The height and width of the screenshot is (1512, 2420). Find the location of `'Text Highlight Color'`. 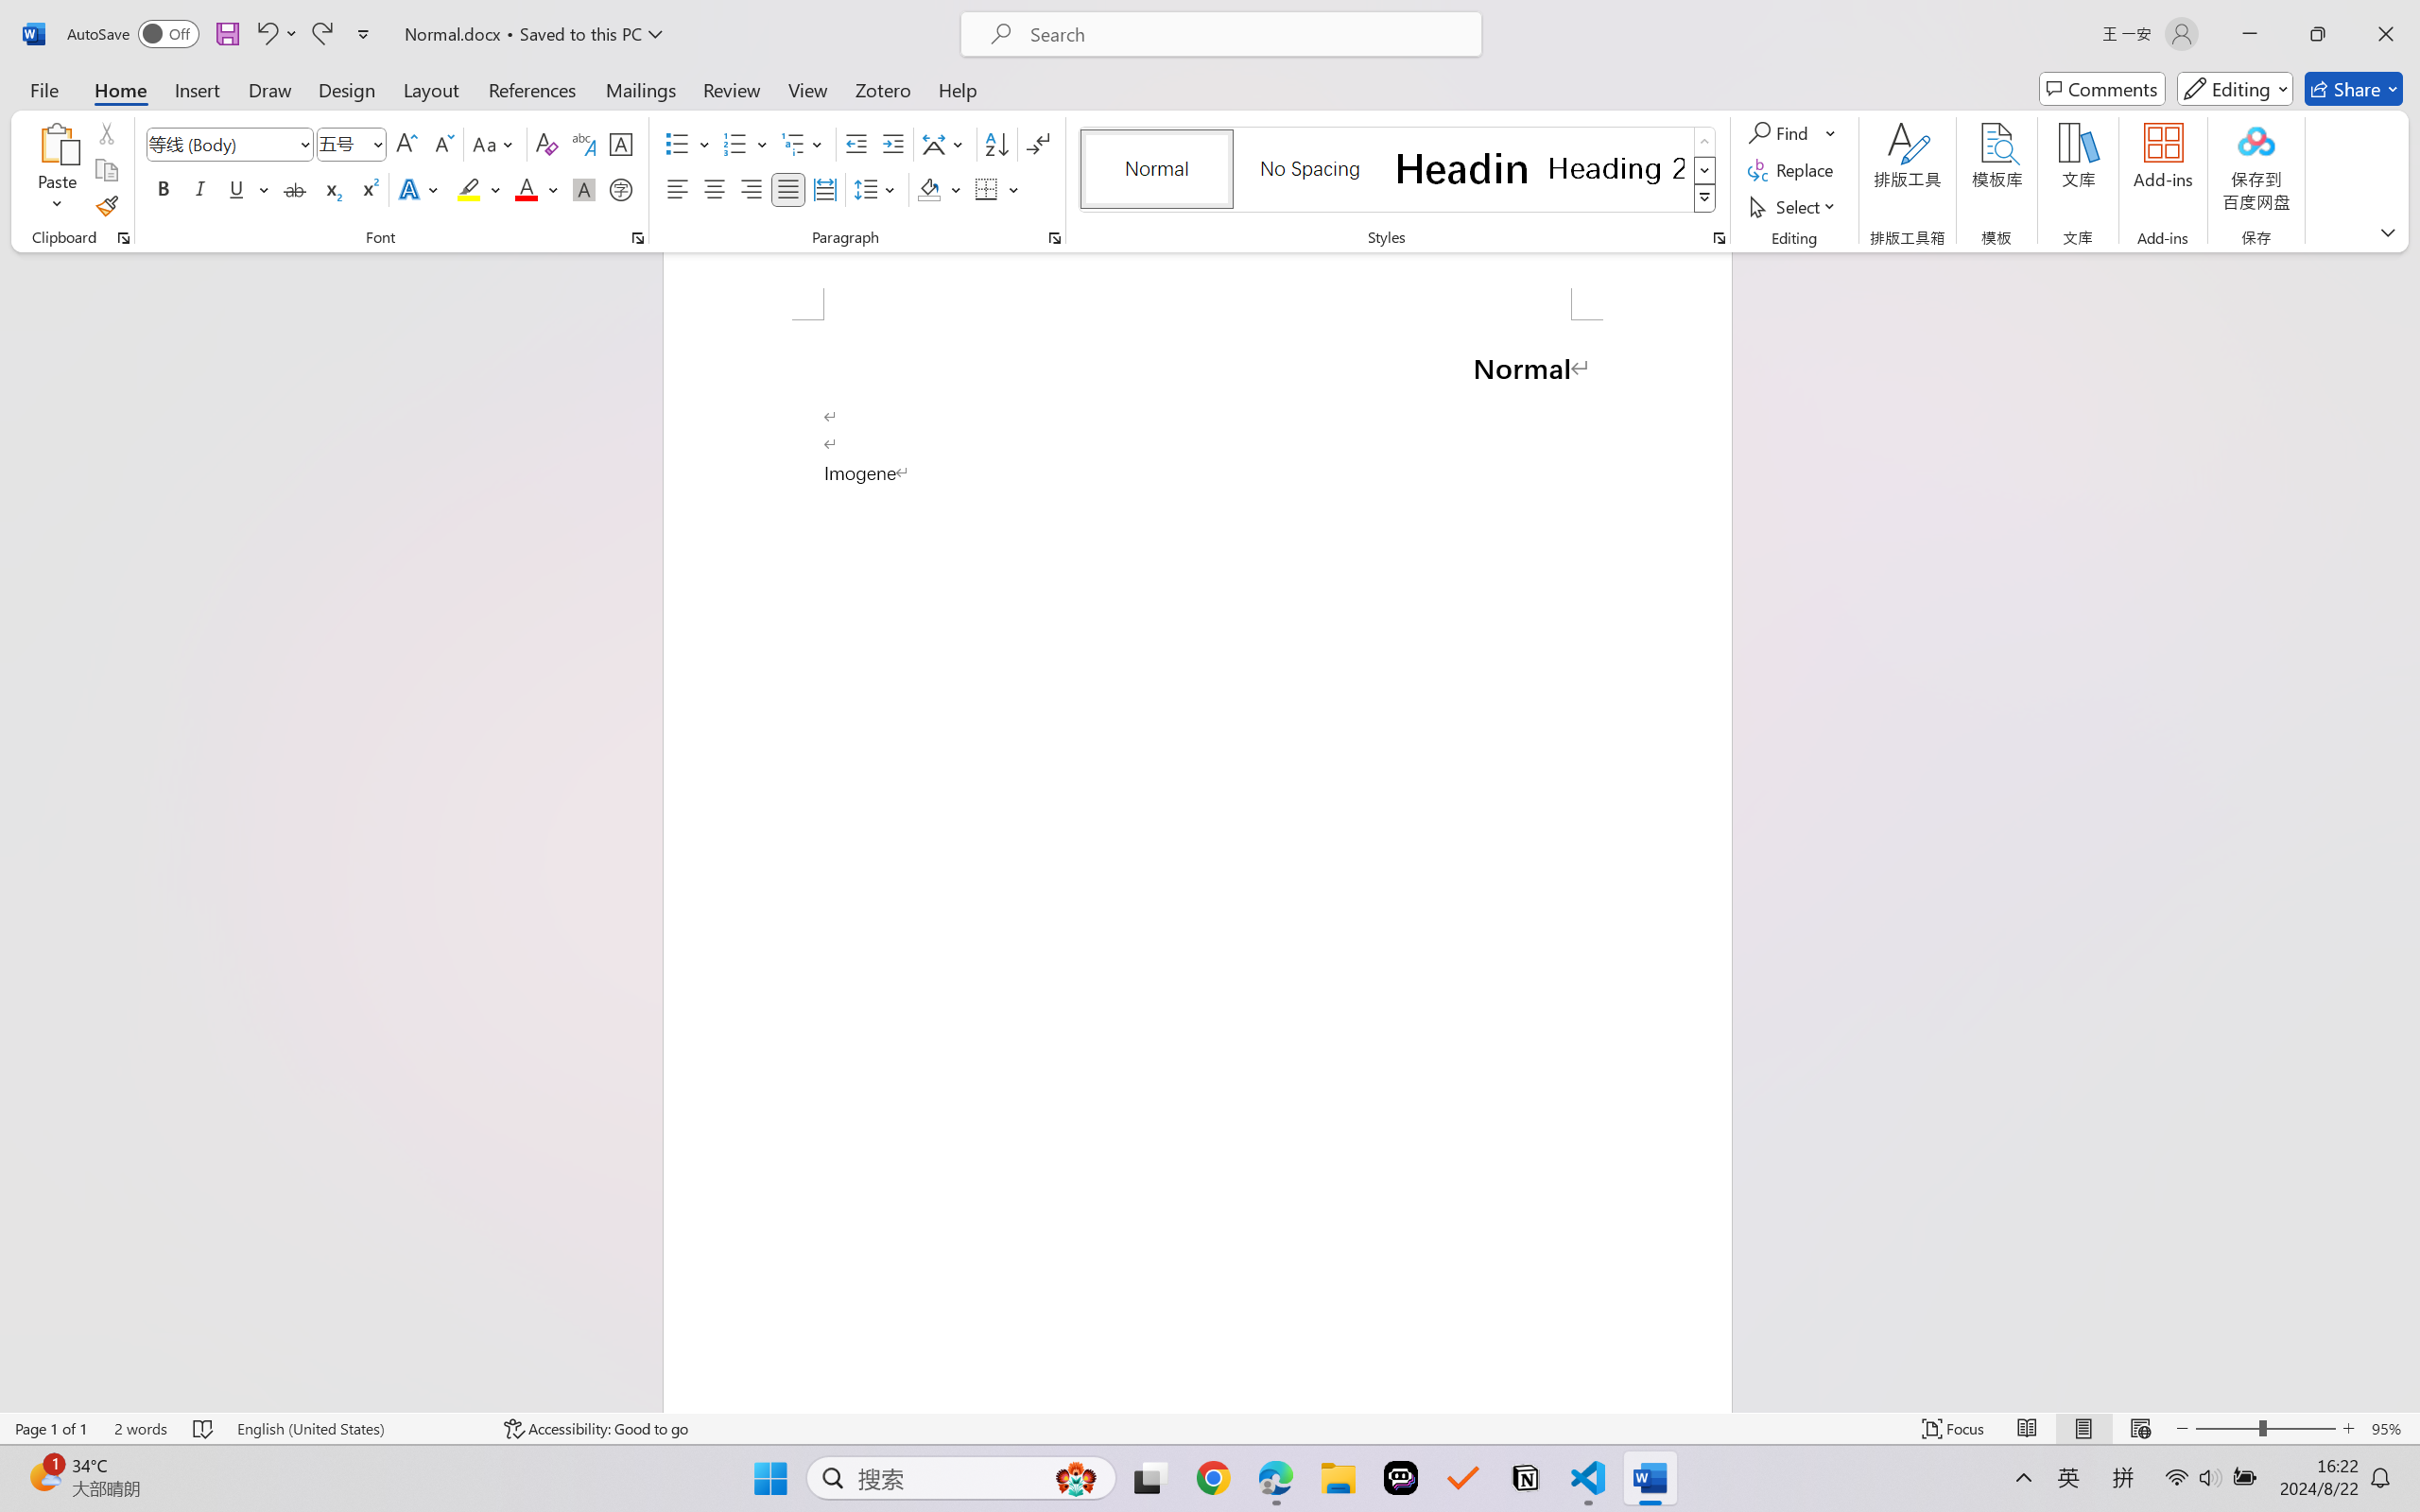

'Text Highlight Color' is located at coordinates (477, 188).